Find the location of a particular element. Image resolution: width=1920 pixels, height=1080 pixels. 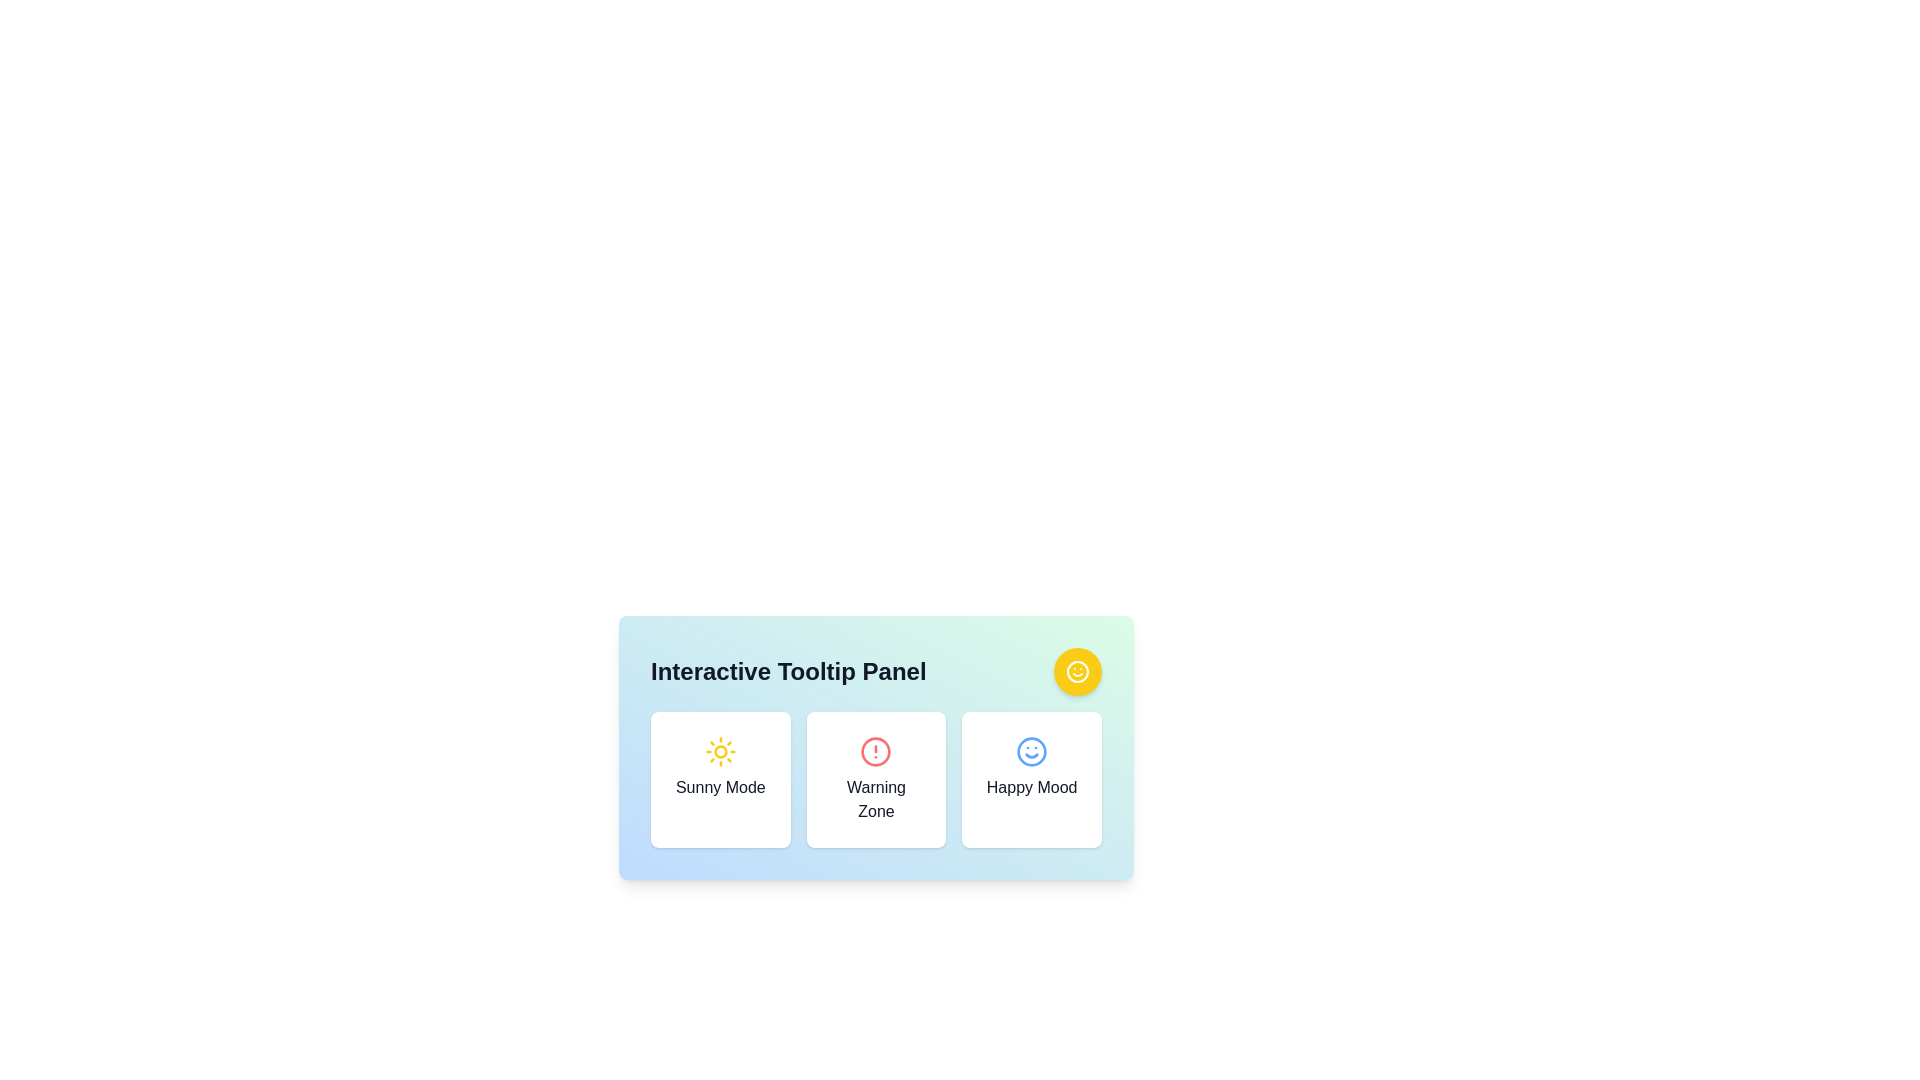

the middle static visual card component that indicates a warning state or zone, which is centered within a three-card arrangement is located at coordinates (876, 778).